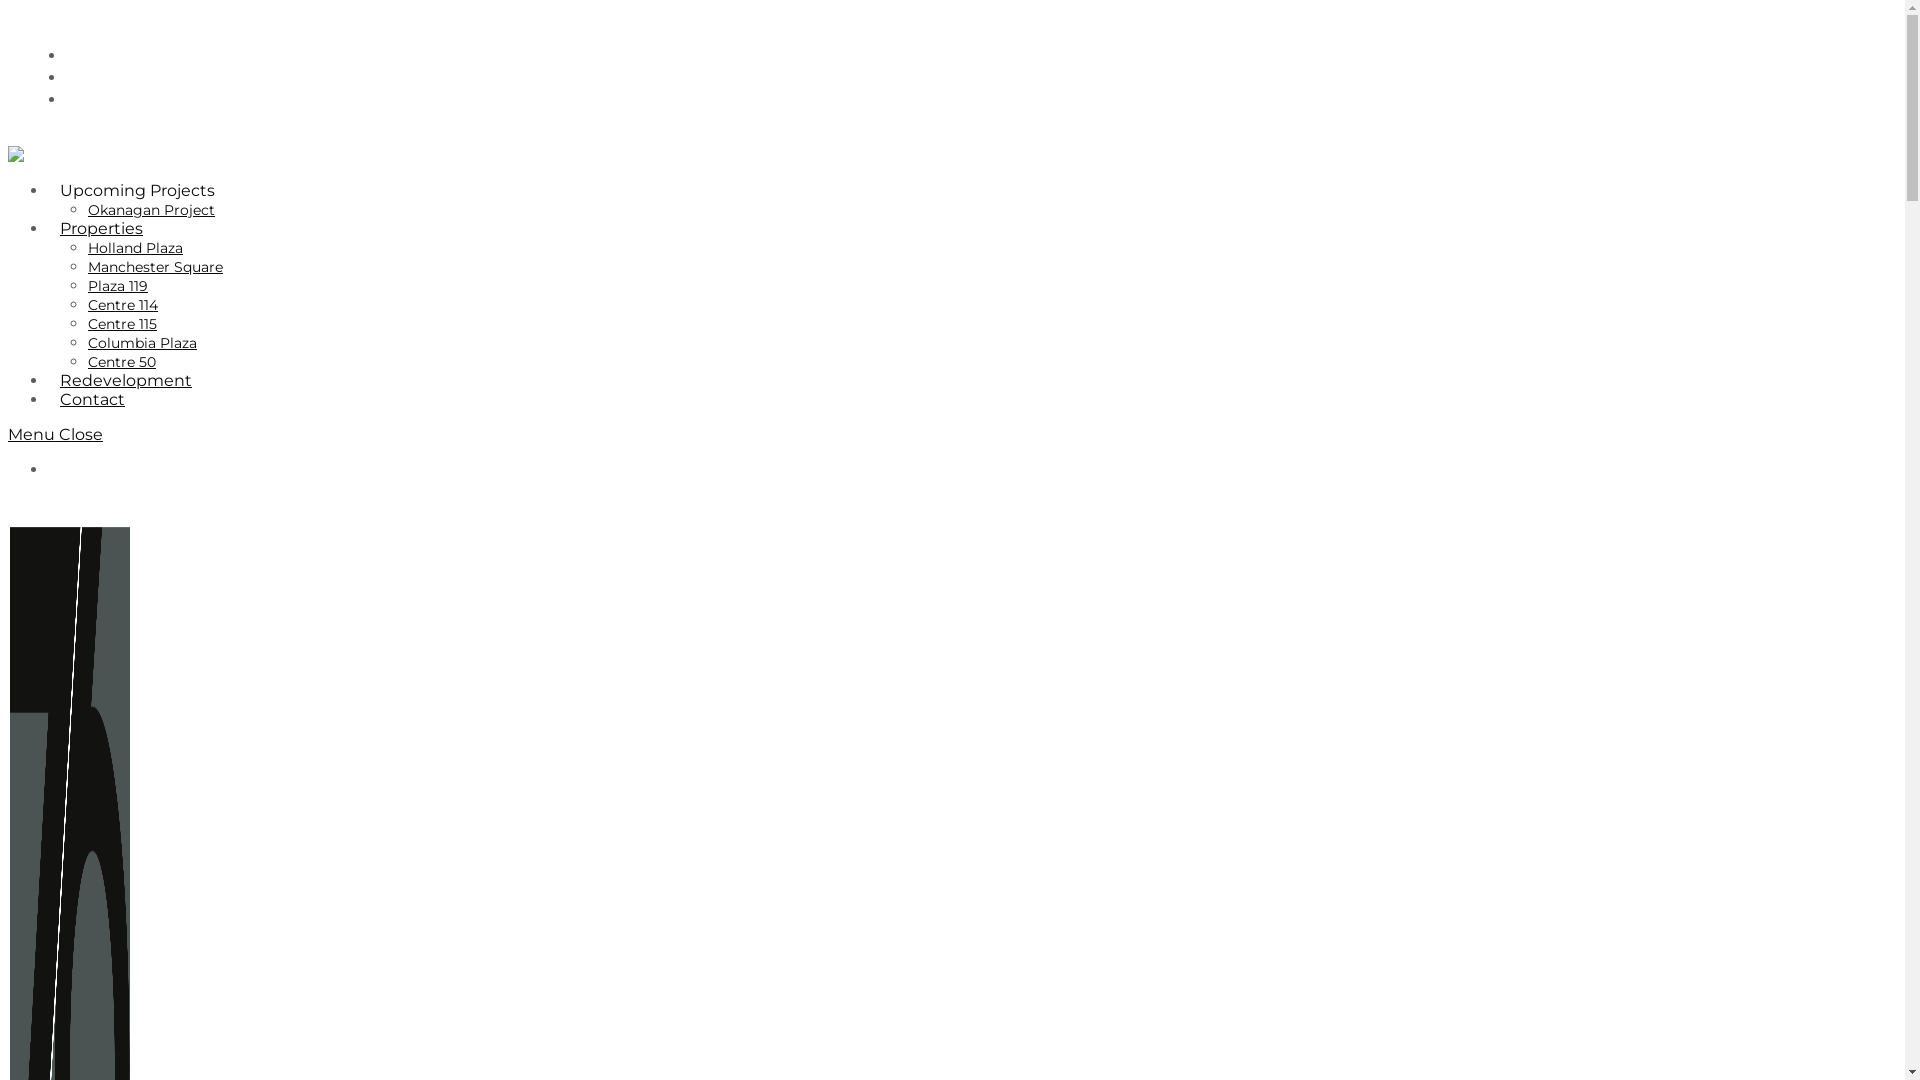 This screenshot has height=1080, width=1920. Describe the element at coordinates (121, 323) in the screenshot. I see `'Centre 115'` at that location.